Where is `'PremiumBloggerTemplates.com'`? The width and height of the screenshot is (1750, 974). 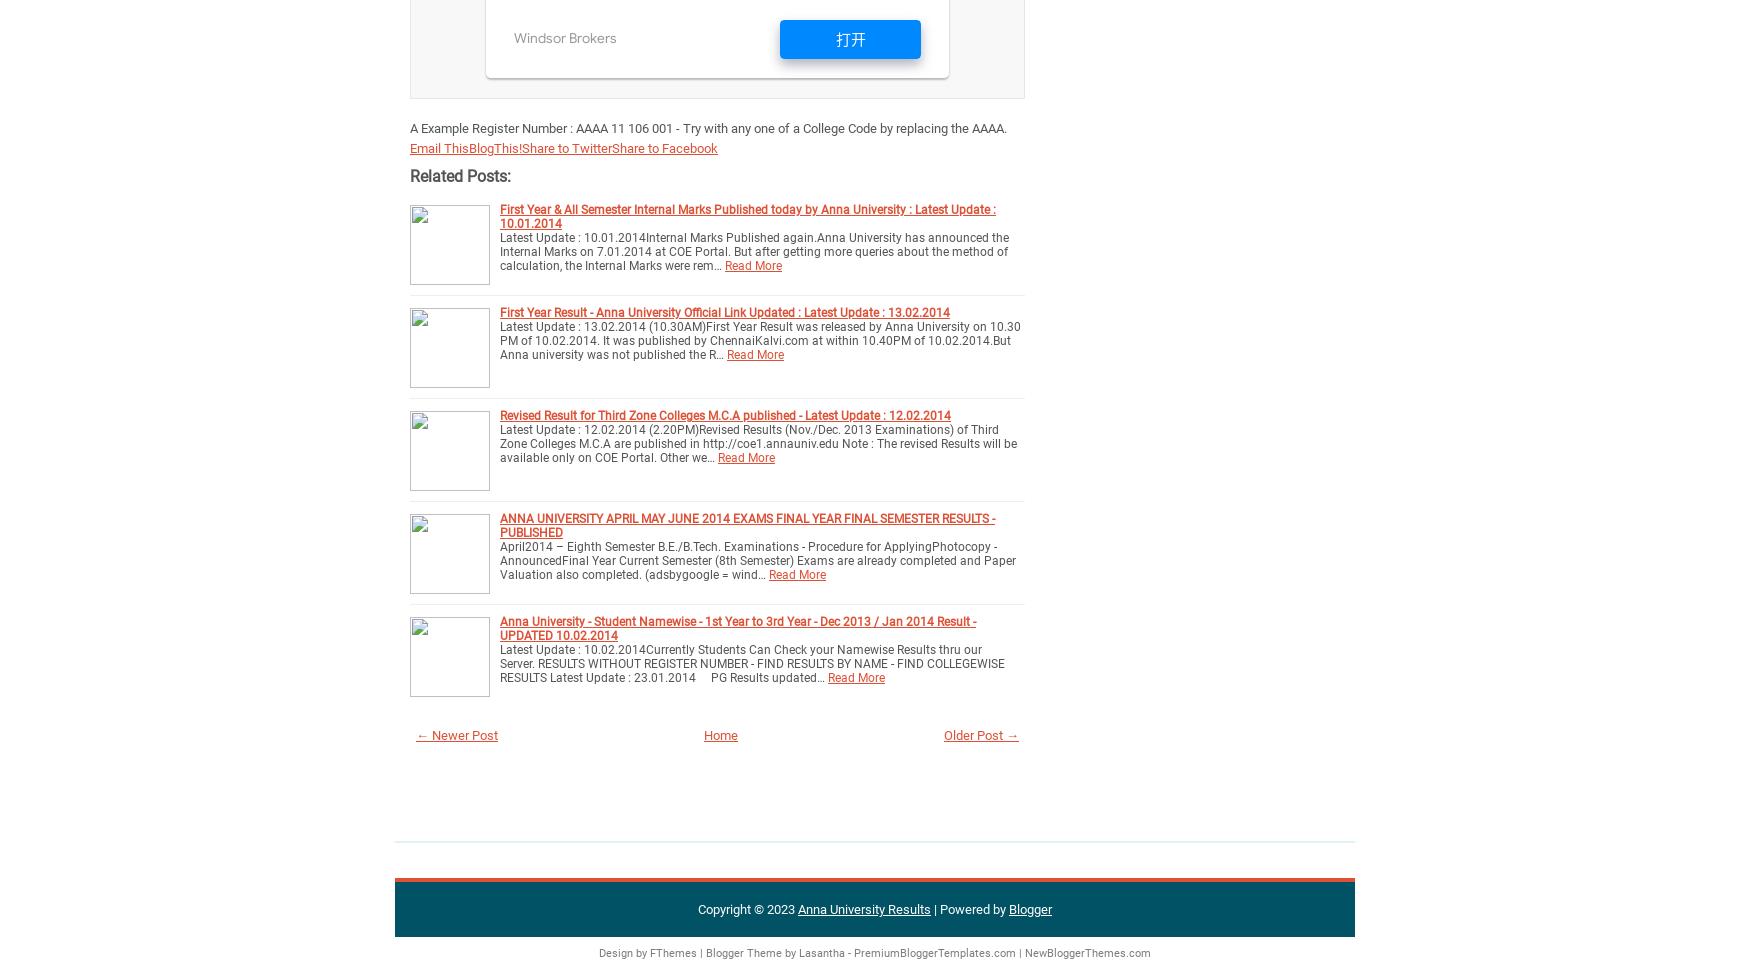 'PremiumBloggerTemplates.com' is located at coordinates (934, 952).